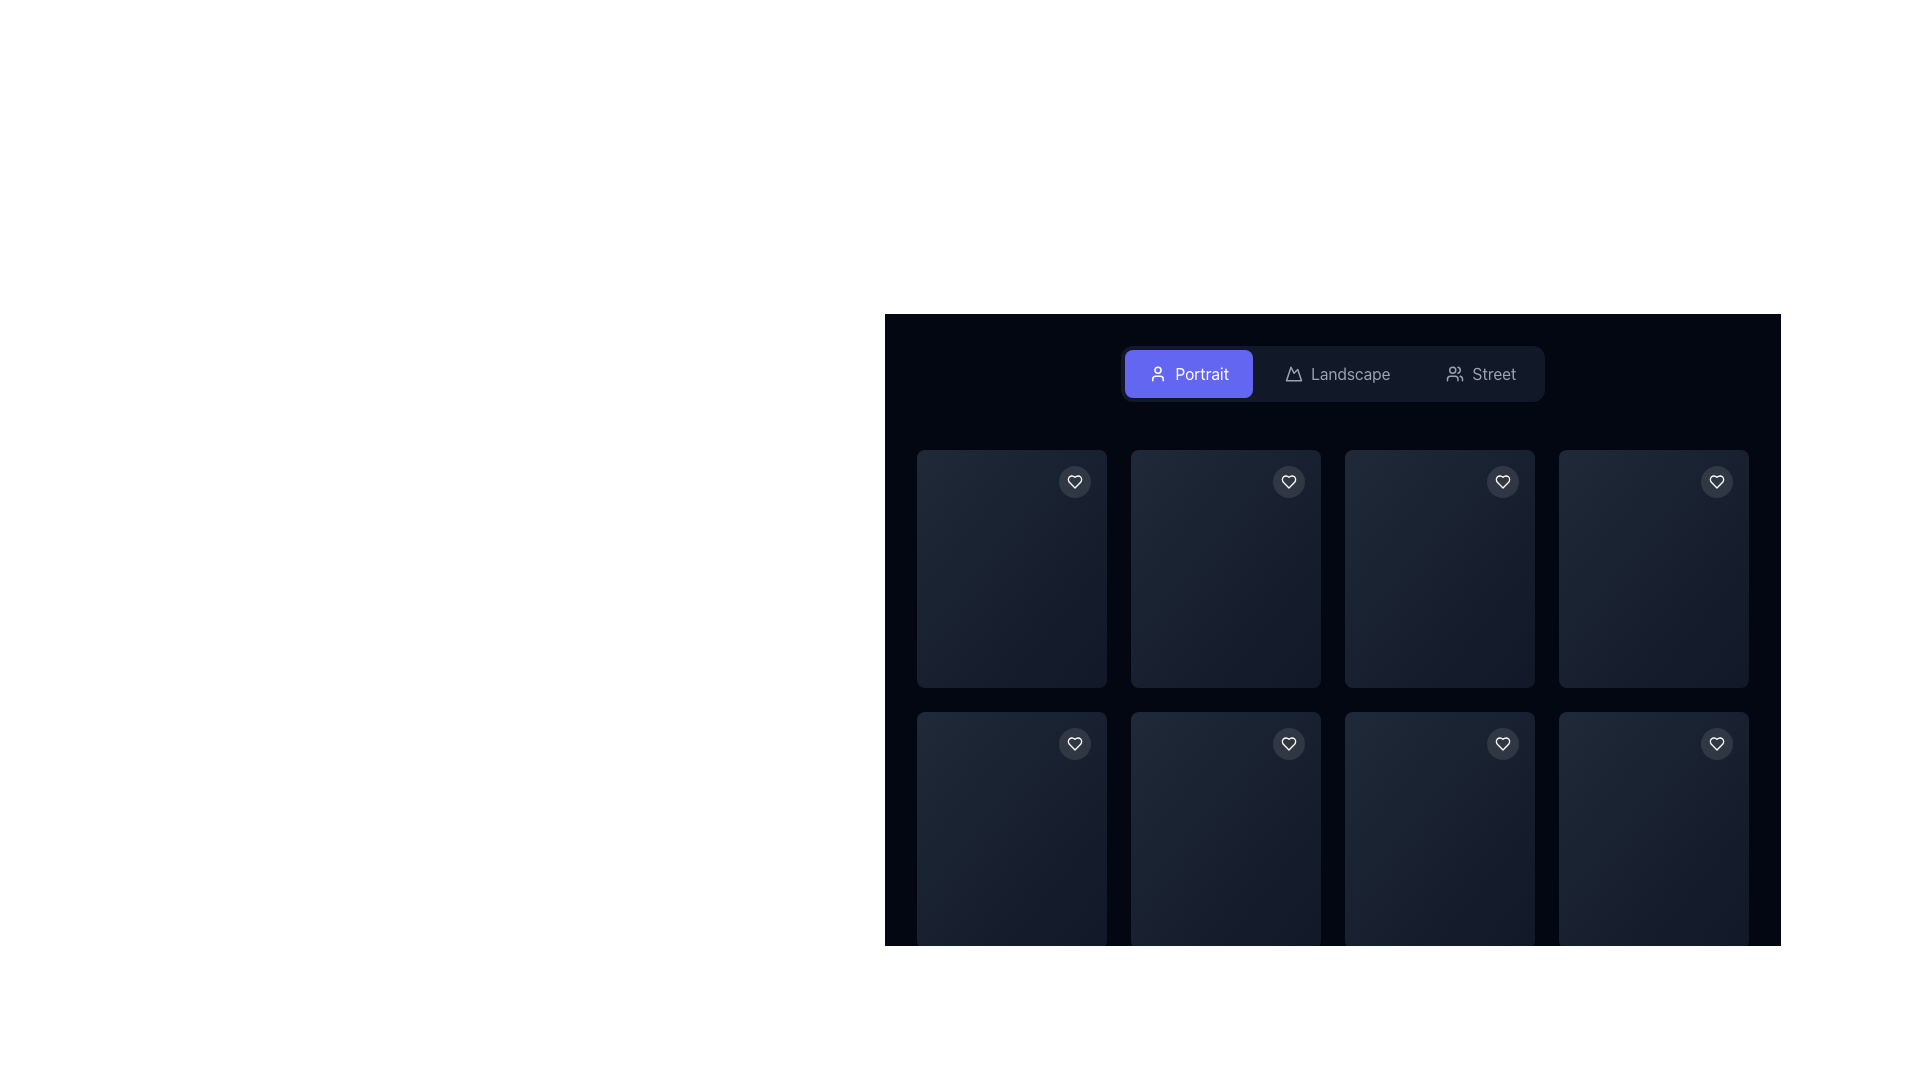 The image size is (1920, 1080). What do you see at coordinates (1333, 374) in the screenshot?
I see `the segmented control button group located at the top center of the interface` at bounding box center [1333, 374].